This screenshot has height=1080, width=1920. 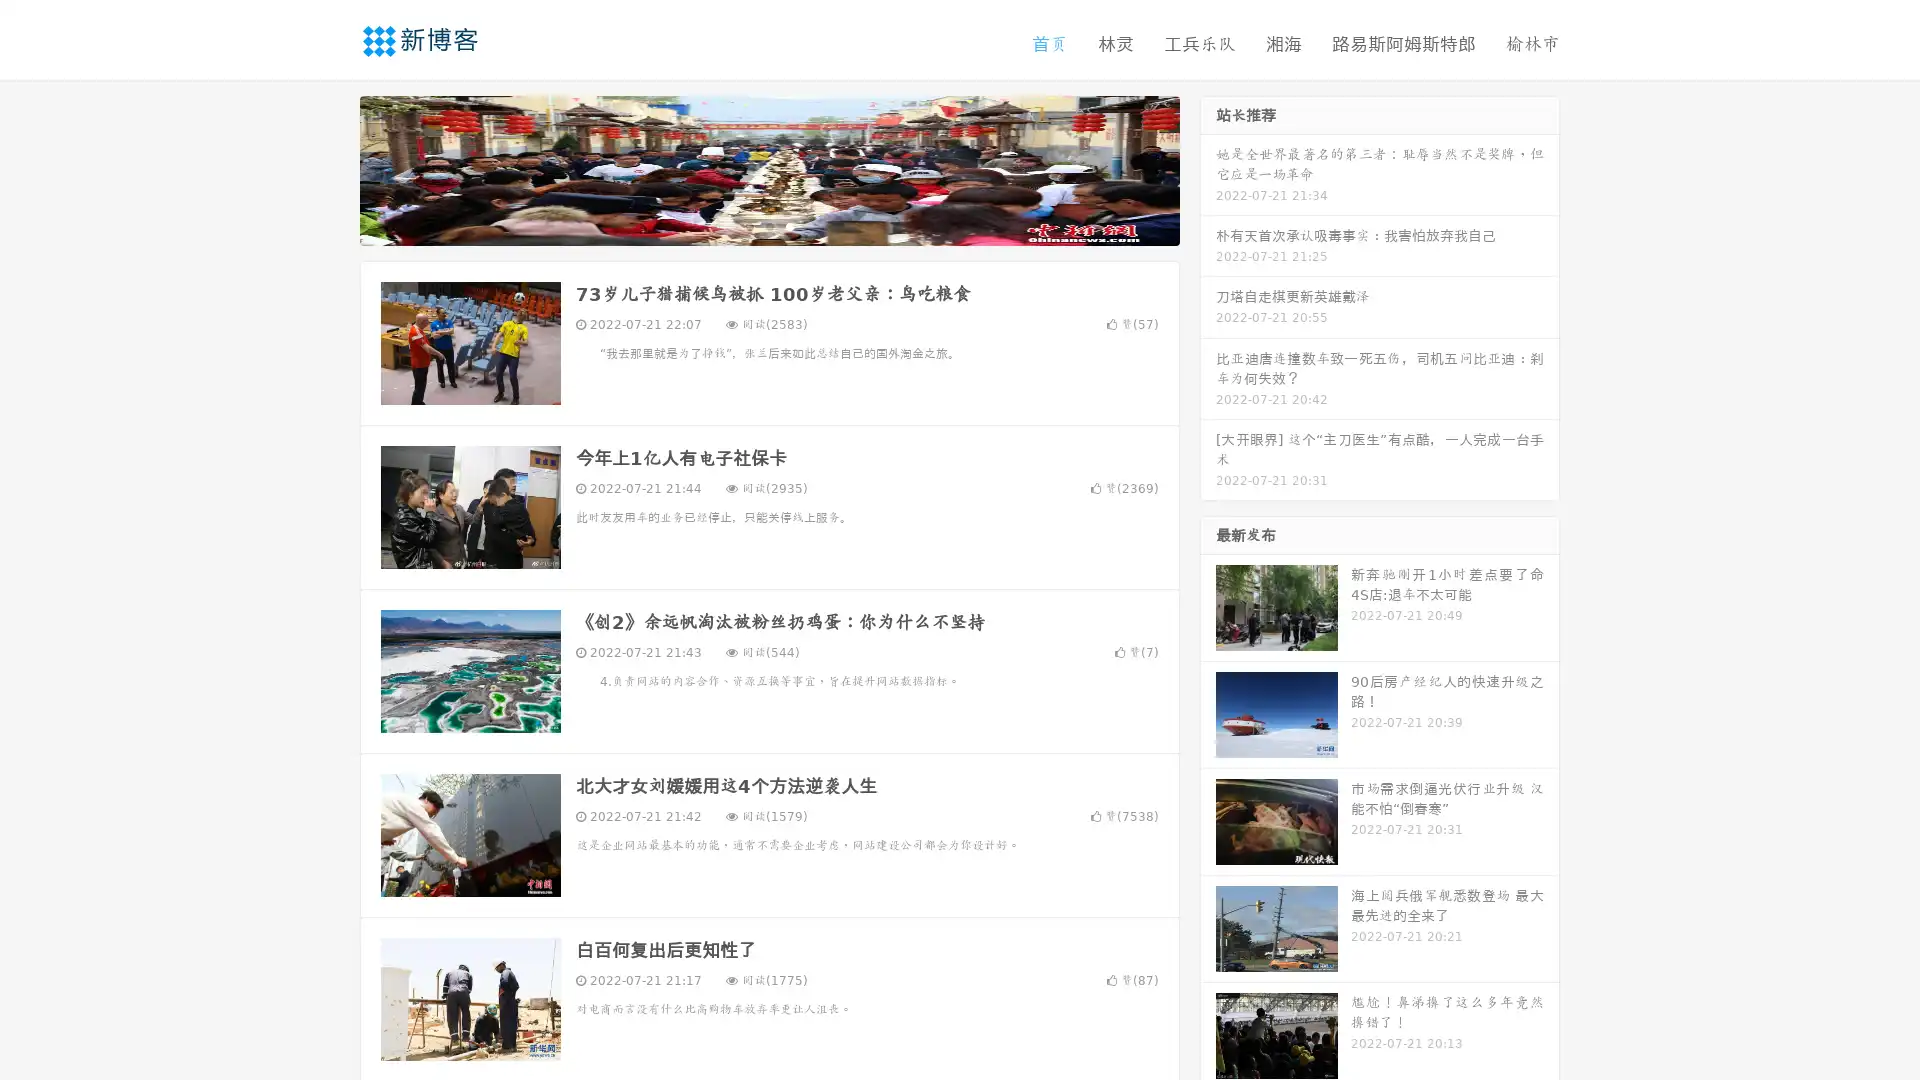 What do you see at coordinates (768, 225) in the screenshot?
I see `Go to slide 2` at bounding box center [768, 225].